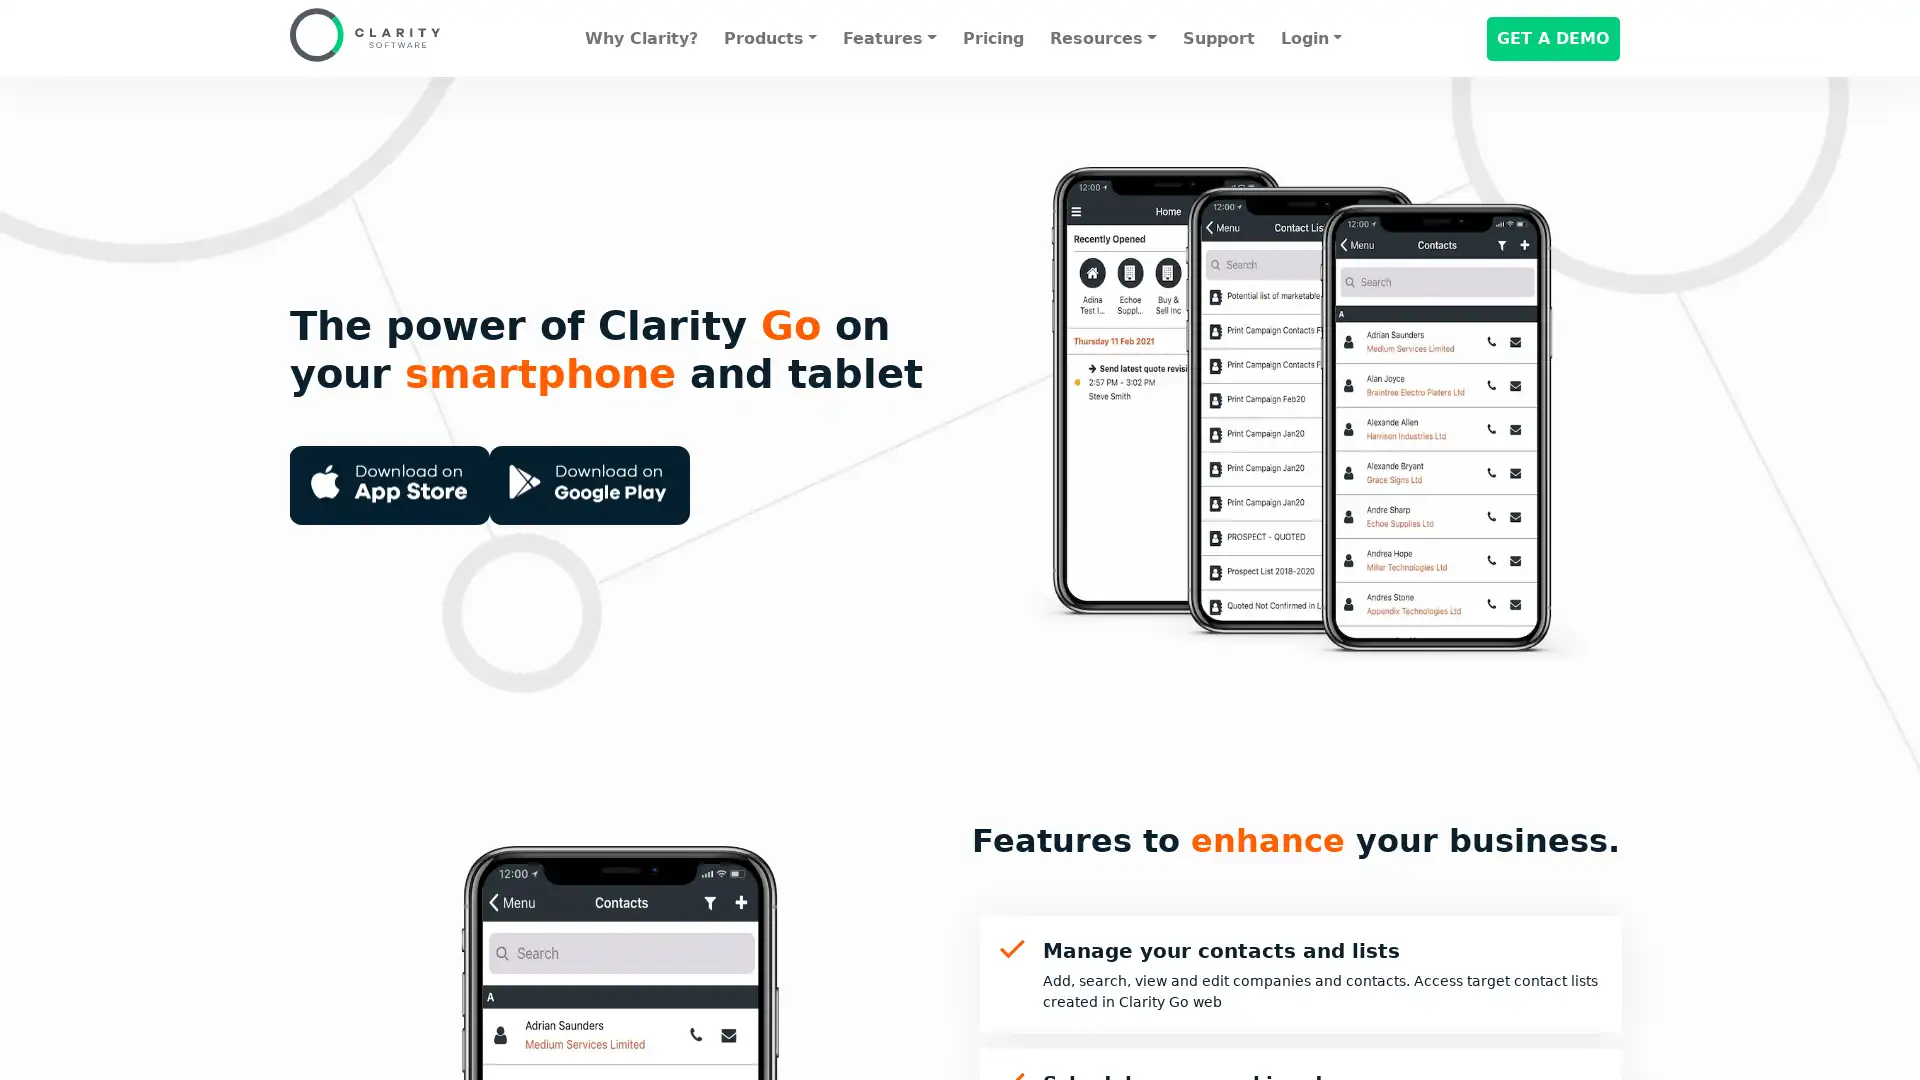  I want to click on Resources, so click(1102, 38).